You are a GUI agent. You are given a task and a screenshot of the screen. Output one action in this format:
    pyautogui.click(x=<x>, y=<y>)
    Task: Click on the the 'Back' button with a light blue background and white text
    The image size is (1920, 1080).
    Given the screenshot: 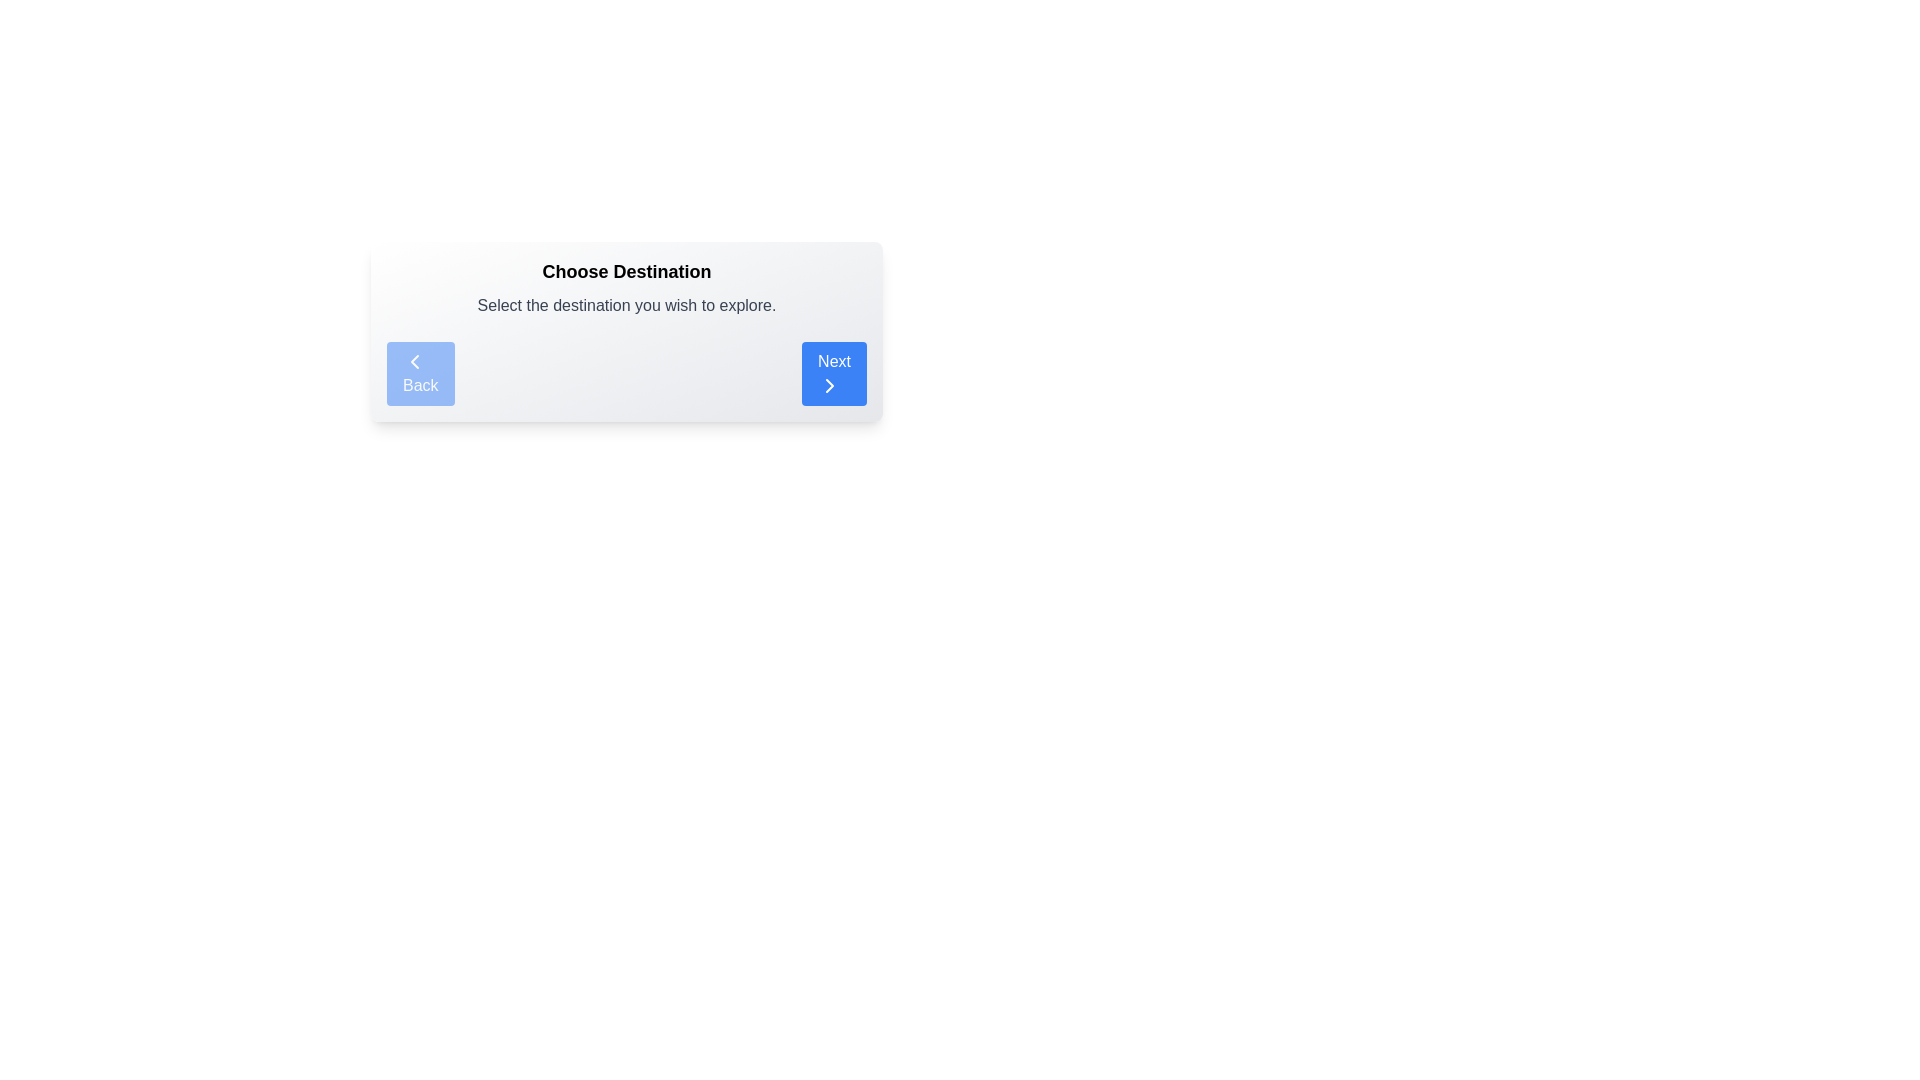 What is the action you would take?
    pyautogui.click(x=419, y=374)
    